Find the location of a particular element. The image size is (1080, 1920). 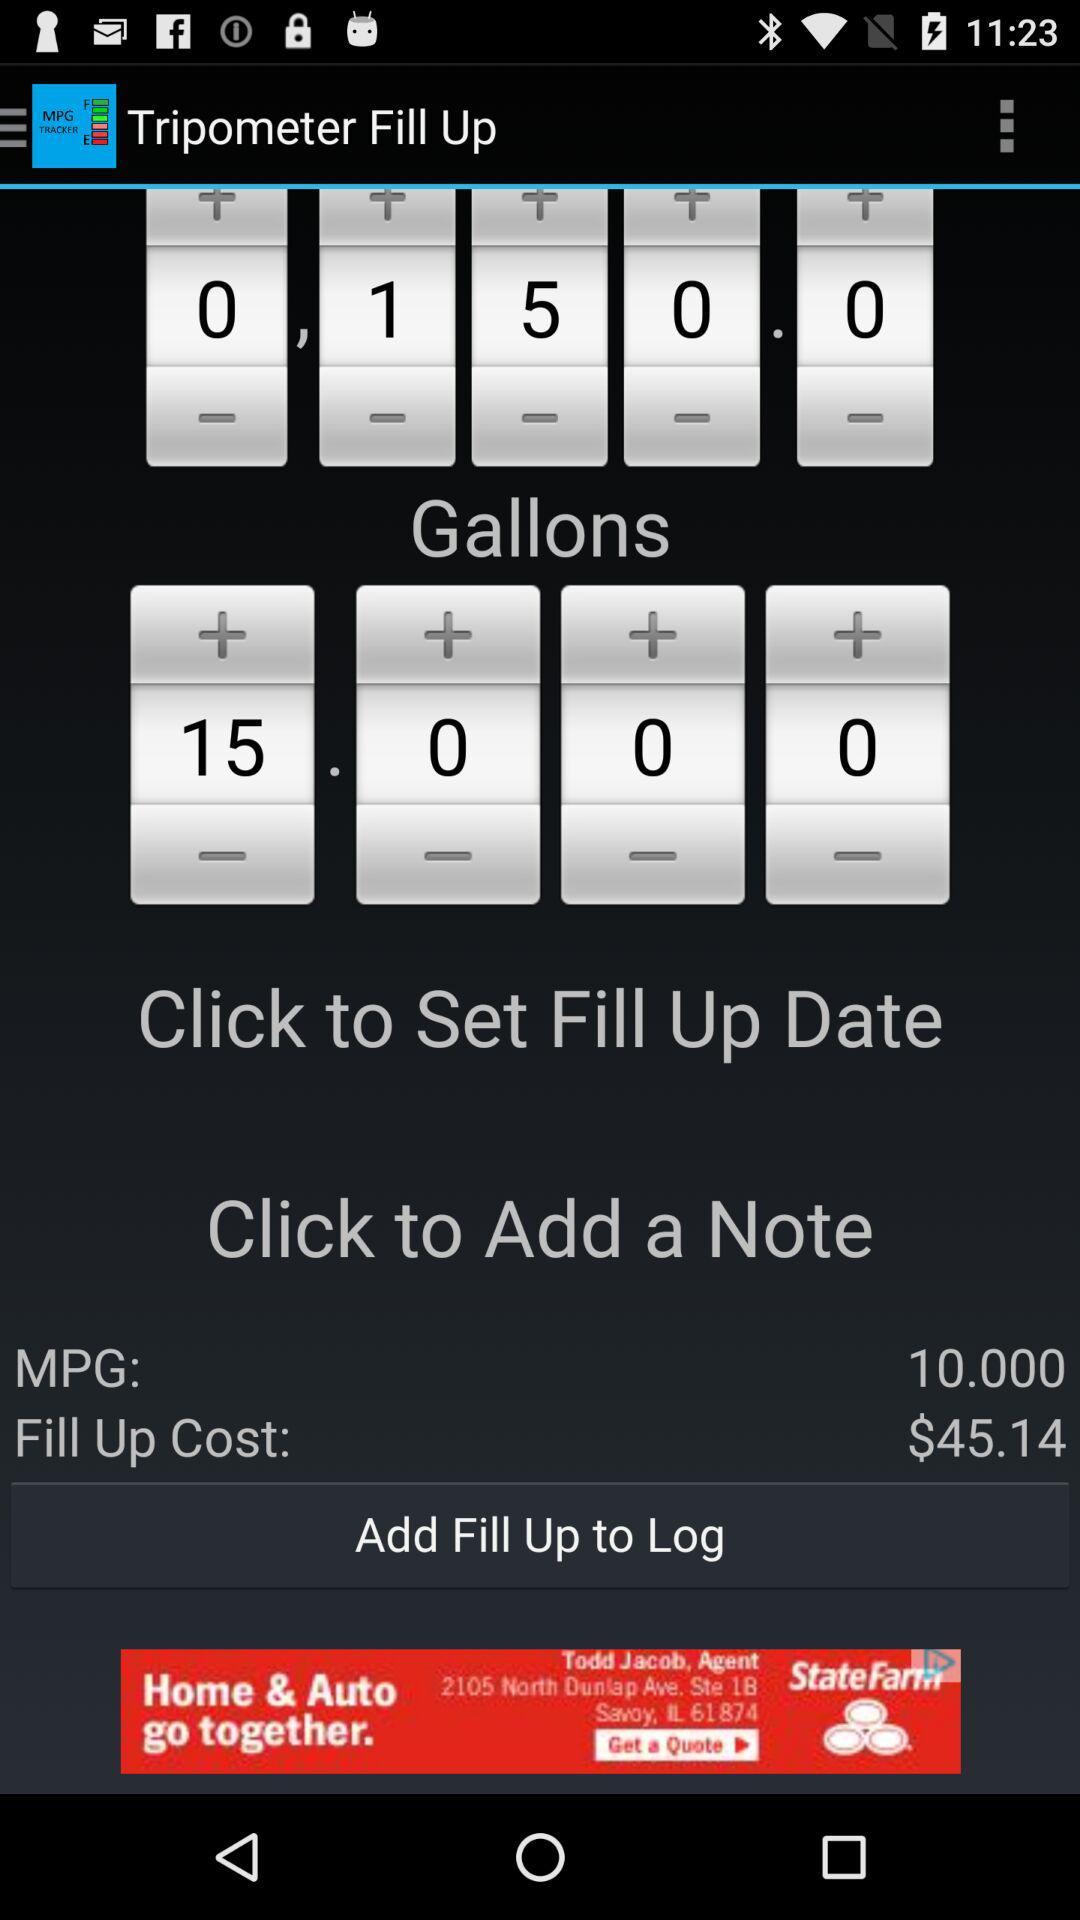

click the add option is located at coordinates (216, 217).